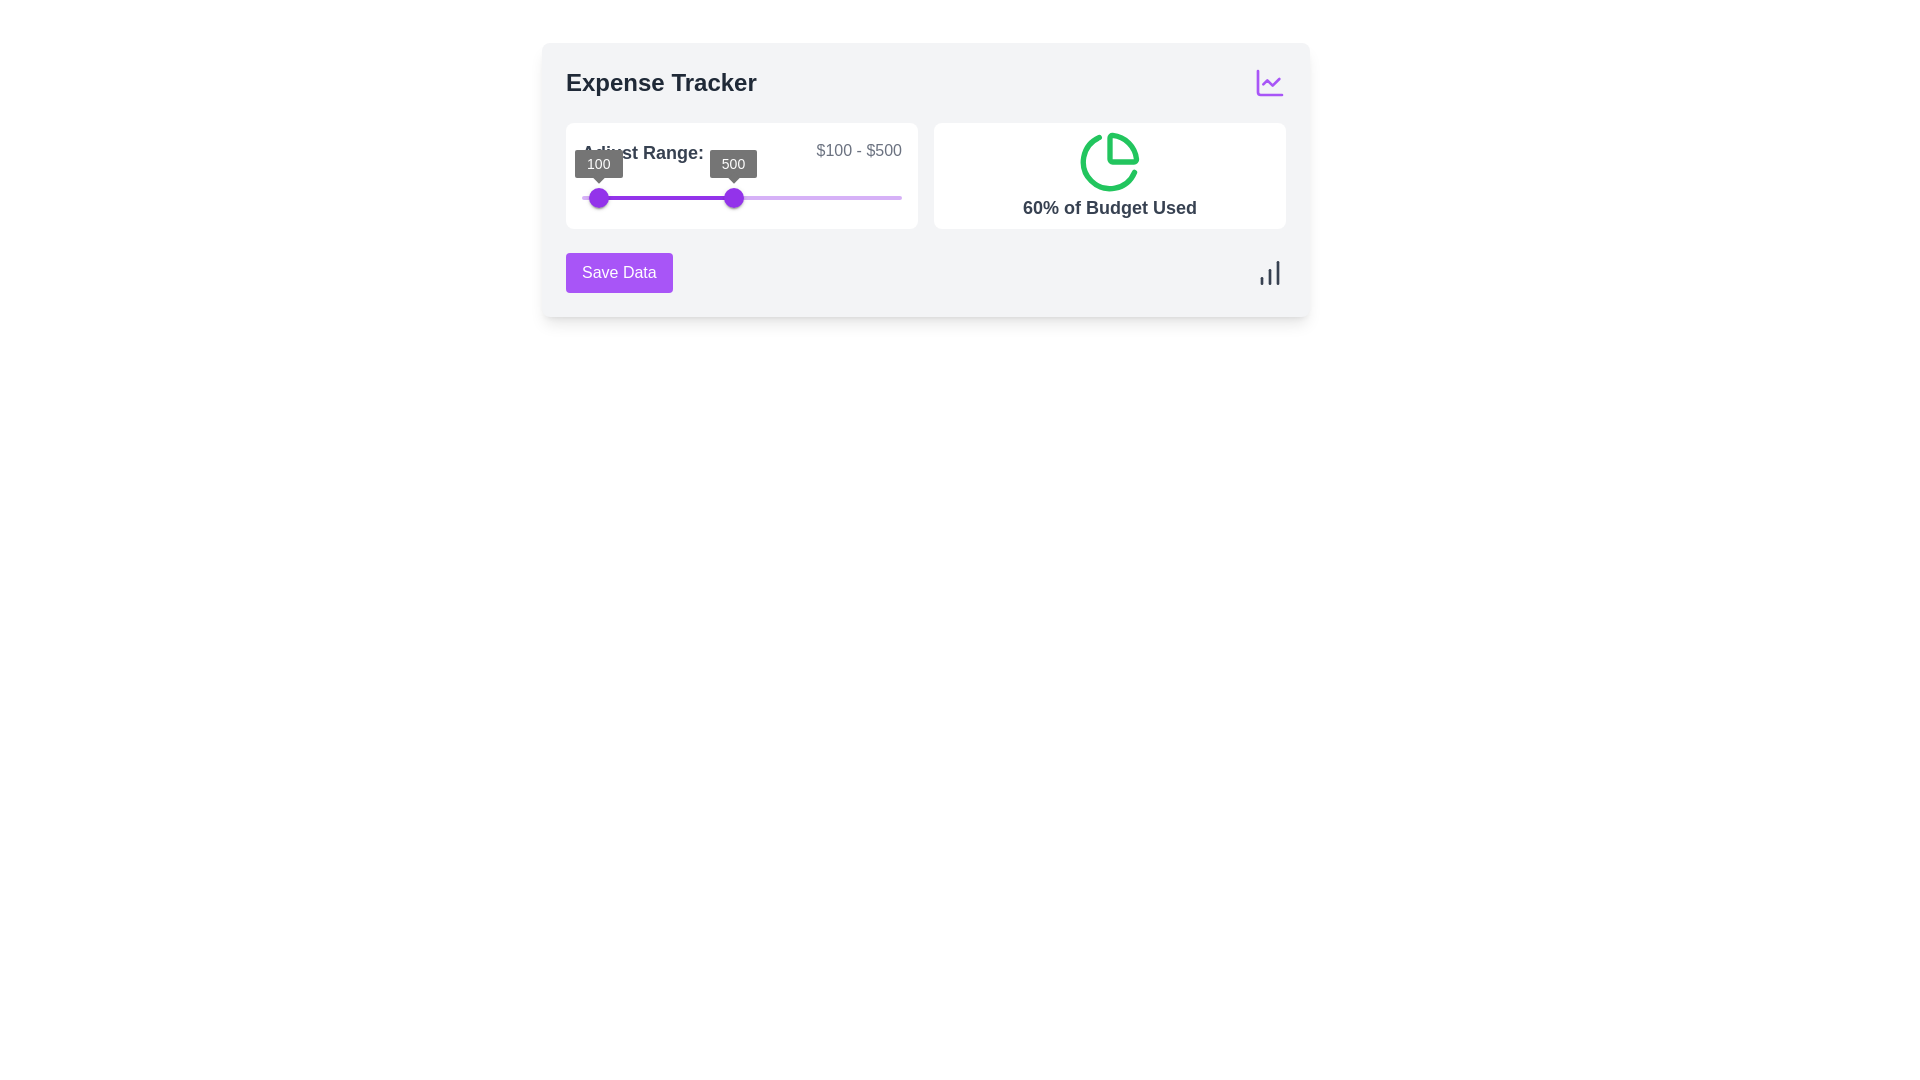  I want to click on the circular Value indicator badge with a grey background containing the text '100', located above the leftmost slider knob in the 'Adjust Range' section, so click(597, 162).